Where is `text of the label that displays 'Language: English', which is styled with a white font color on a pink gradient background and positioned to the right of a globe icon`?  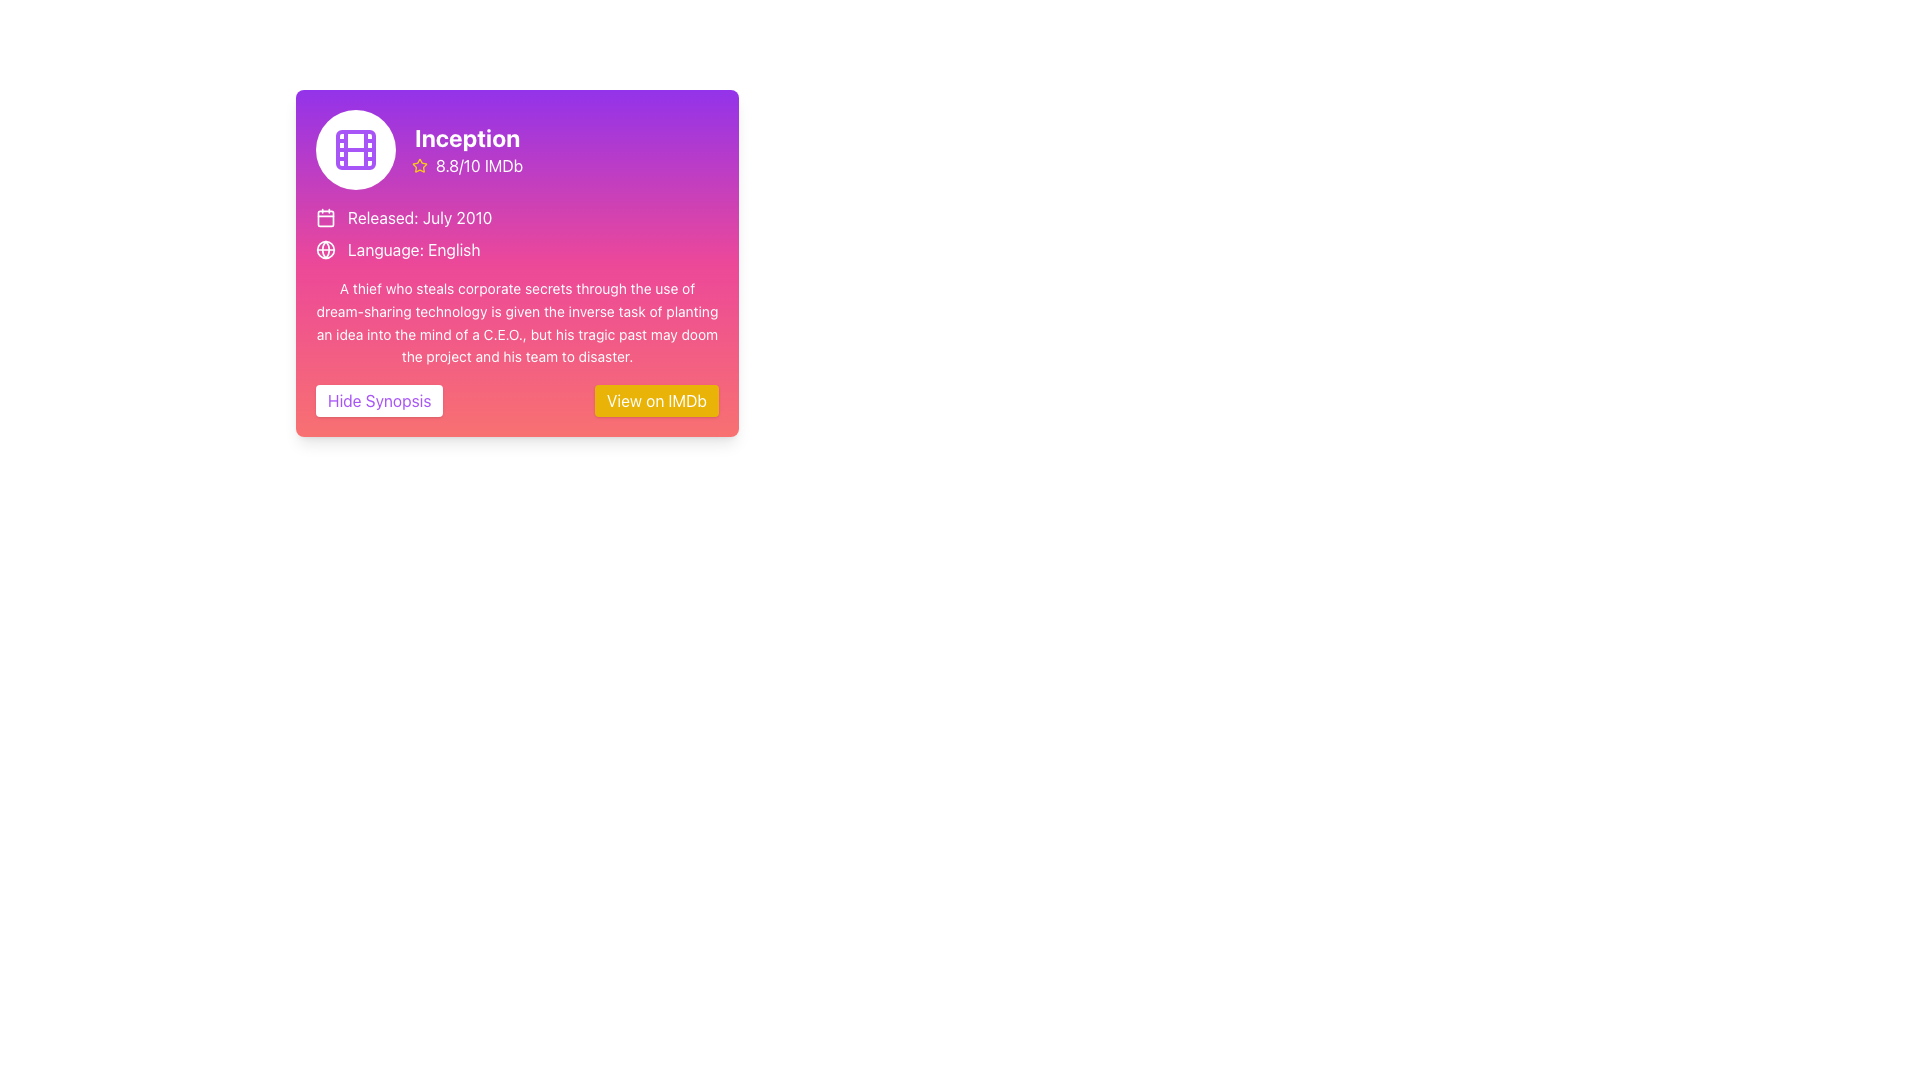 text of the label that displays 'Language: English', which is styled with a white font color on a pink gradient background and positioned to the right of a globe icon is located at coordinates (413, 249).